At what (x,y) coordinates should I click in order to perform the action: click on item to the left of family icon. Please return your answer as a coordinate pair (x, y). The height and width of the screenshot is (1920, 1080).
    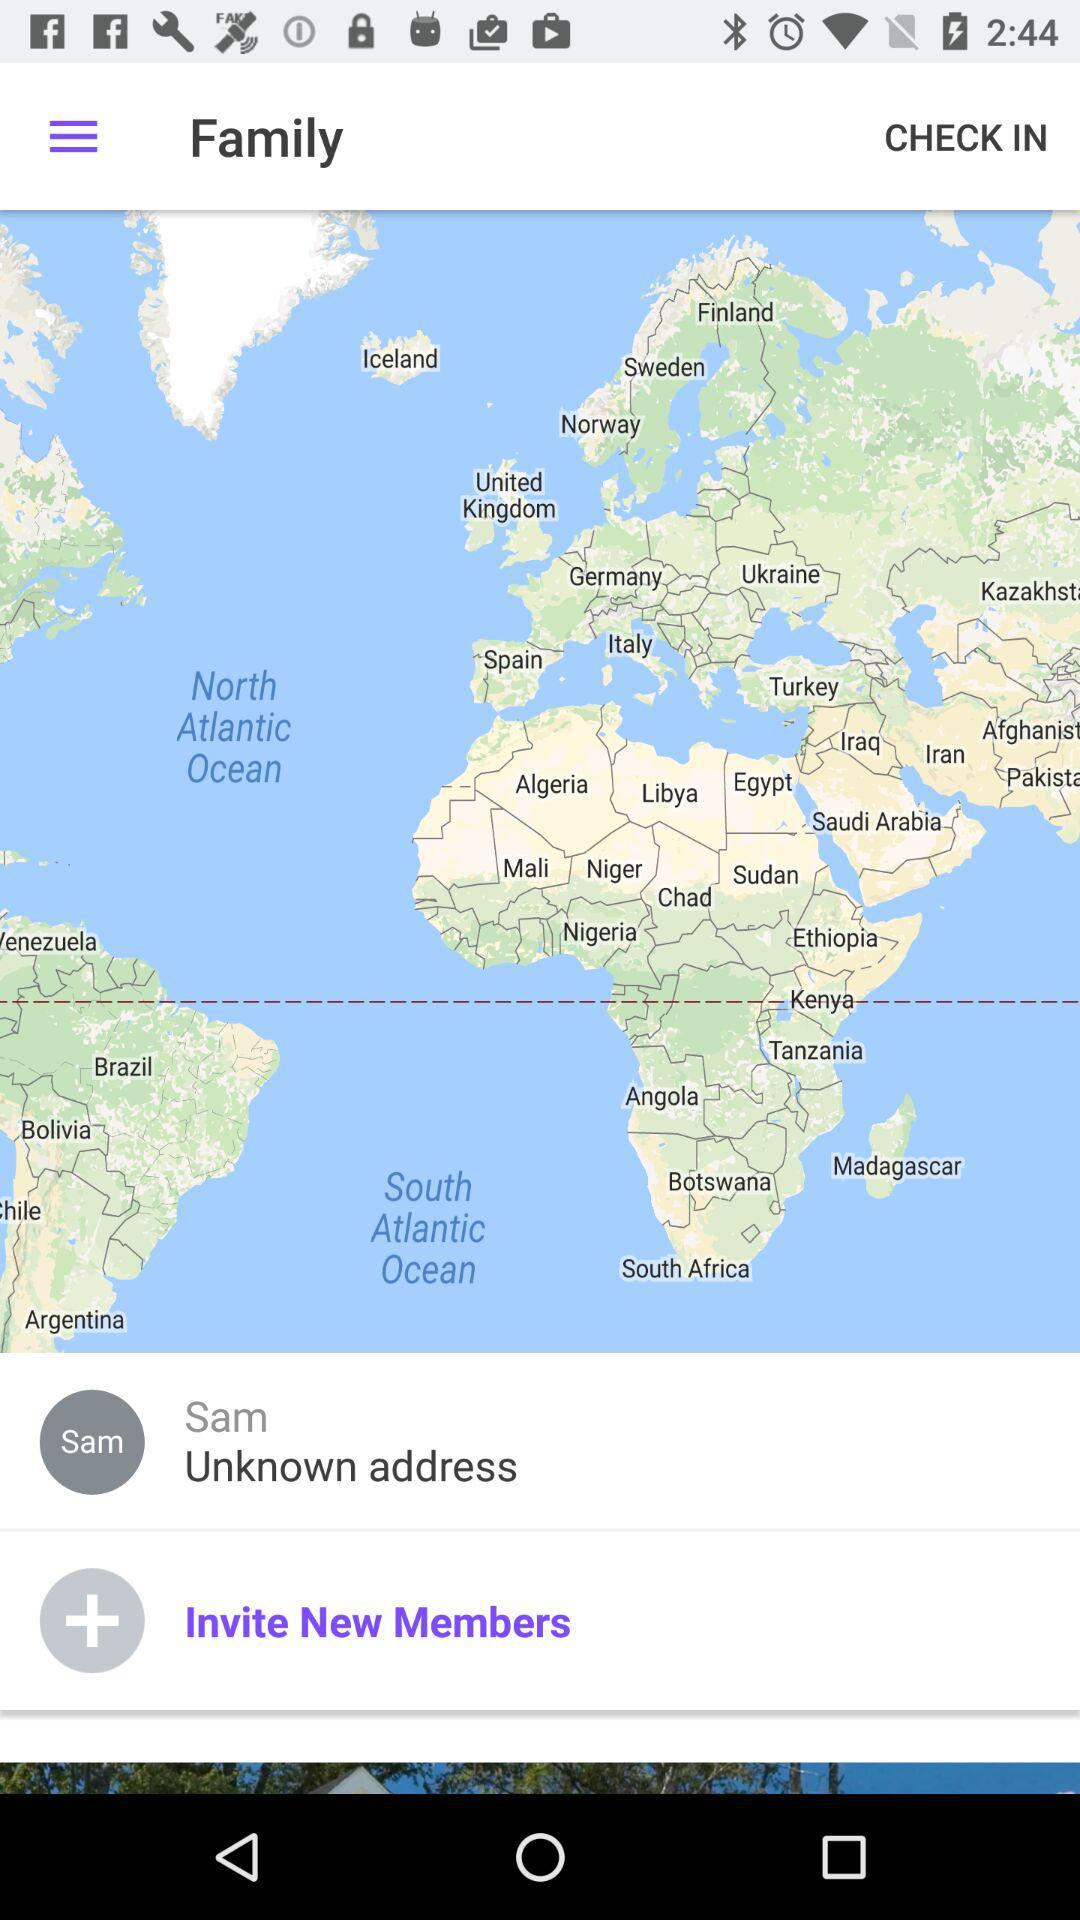
    Looking at the image, I should click on (72, 135).